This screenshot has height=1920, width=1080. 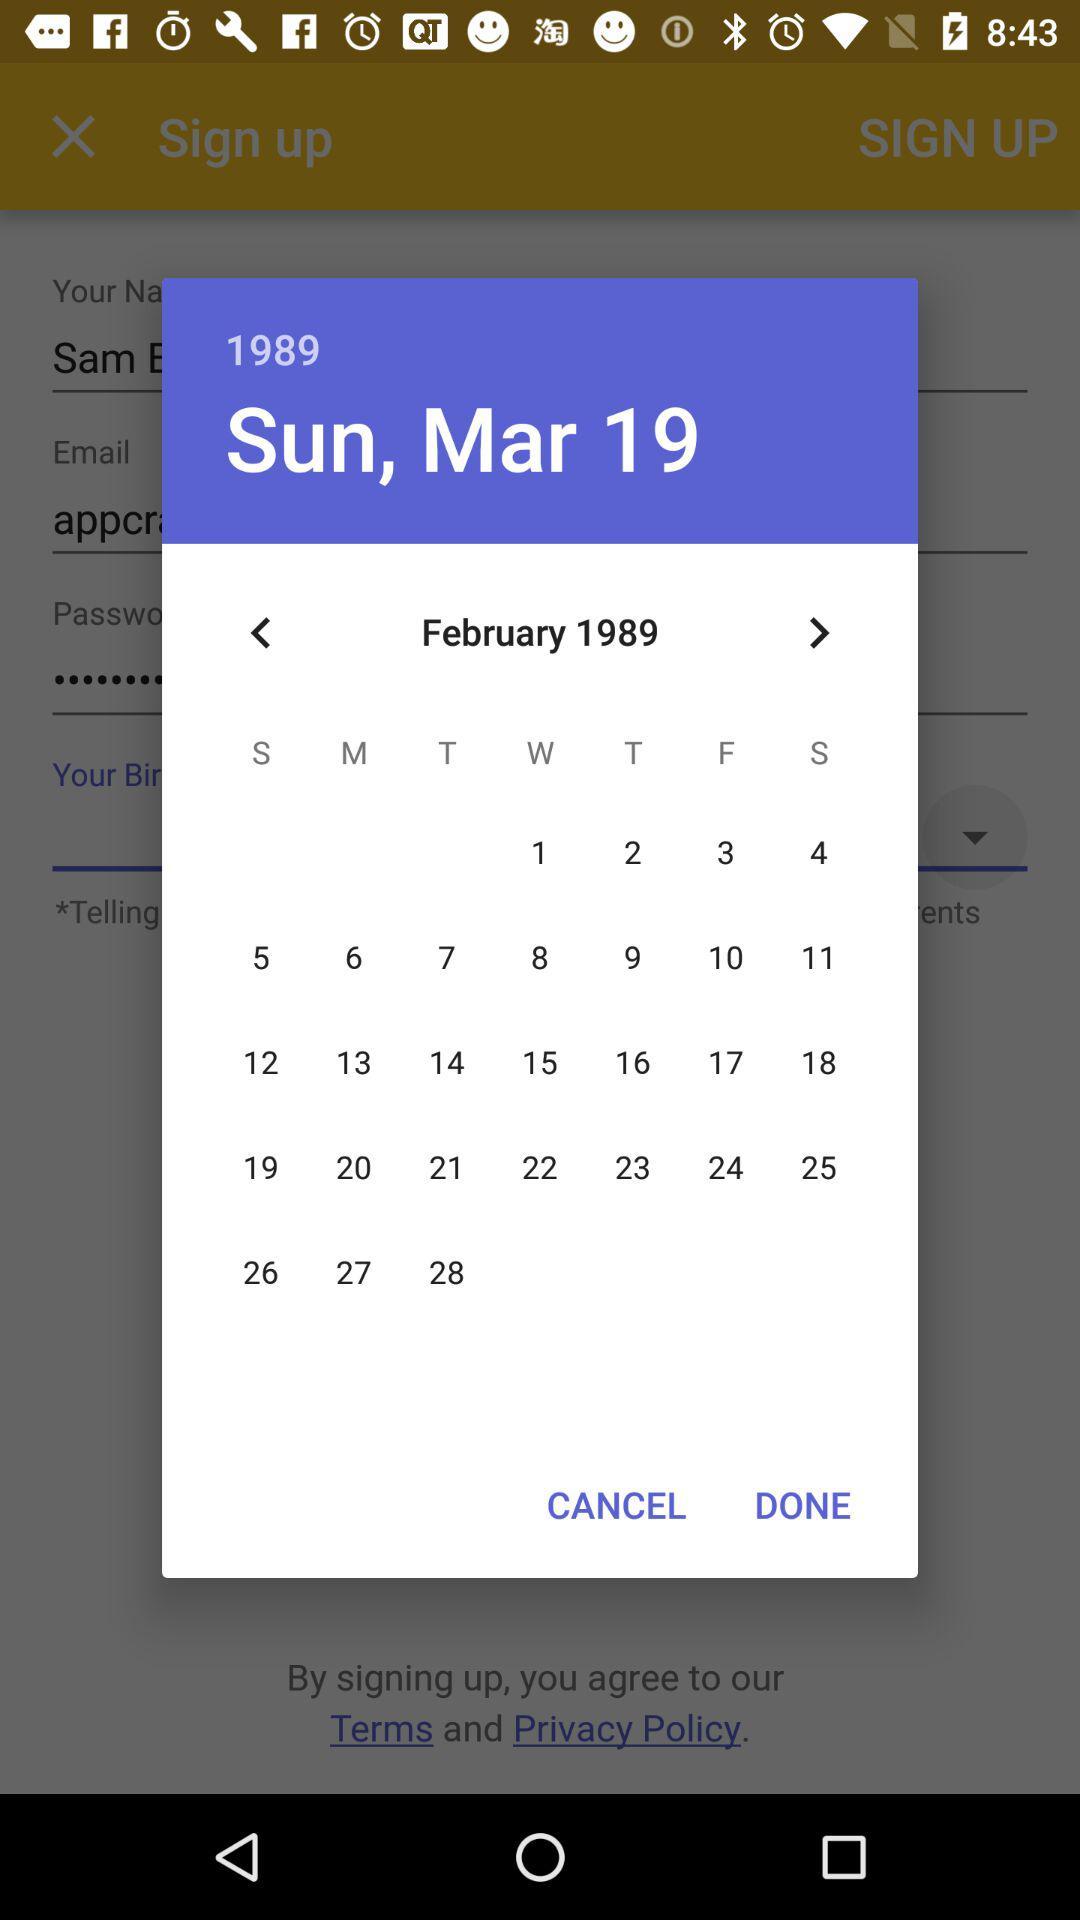 What do you see at coordinates (818, 632) in the screenshot?
I see `item below 1989 icon` at bounding box center [818, 632].